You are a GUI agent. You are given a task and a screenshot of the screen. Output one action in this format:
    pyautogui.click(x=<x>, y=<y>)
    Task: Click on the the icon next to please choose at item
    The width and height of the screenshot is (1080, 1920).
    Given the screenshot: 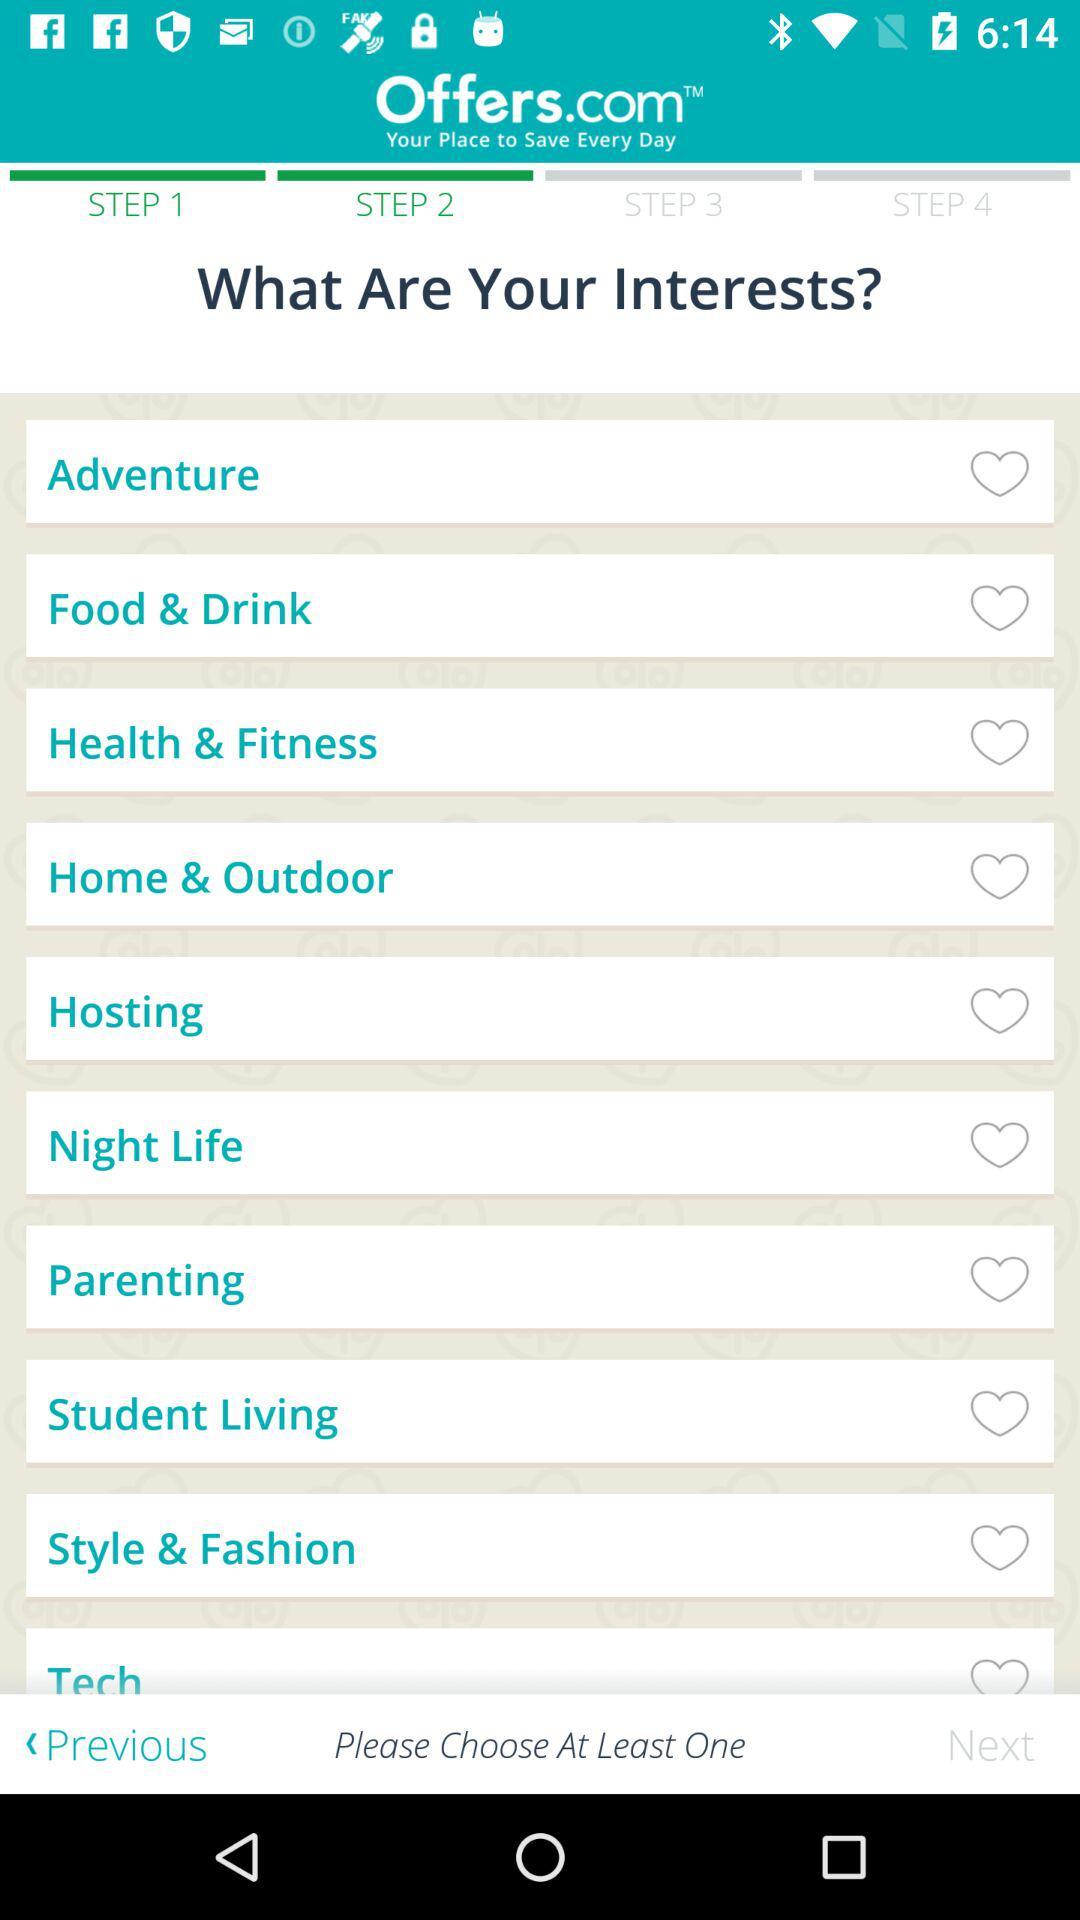 What is the action you would take?
    pyautogui.click(x=1000, y=1743)
    